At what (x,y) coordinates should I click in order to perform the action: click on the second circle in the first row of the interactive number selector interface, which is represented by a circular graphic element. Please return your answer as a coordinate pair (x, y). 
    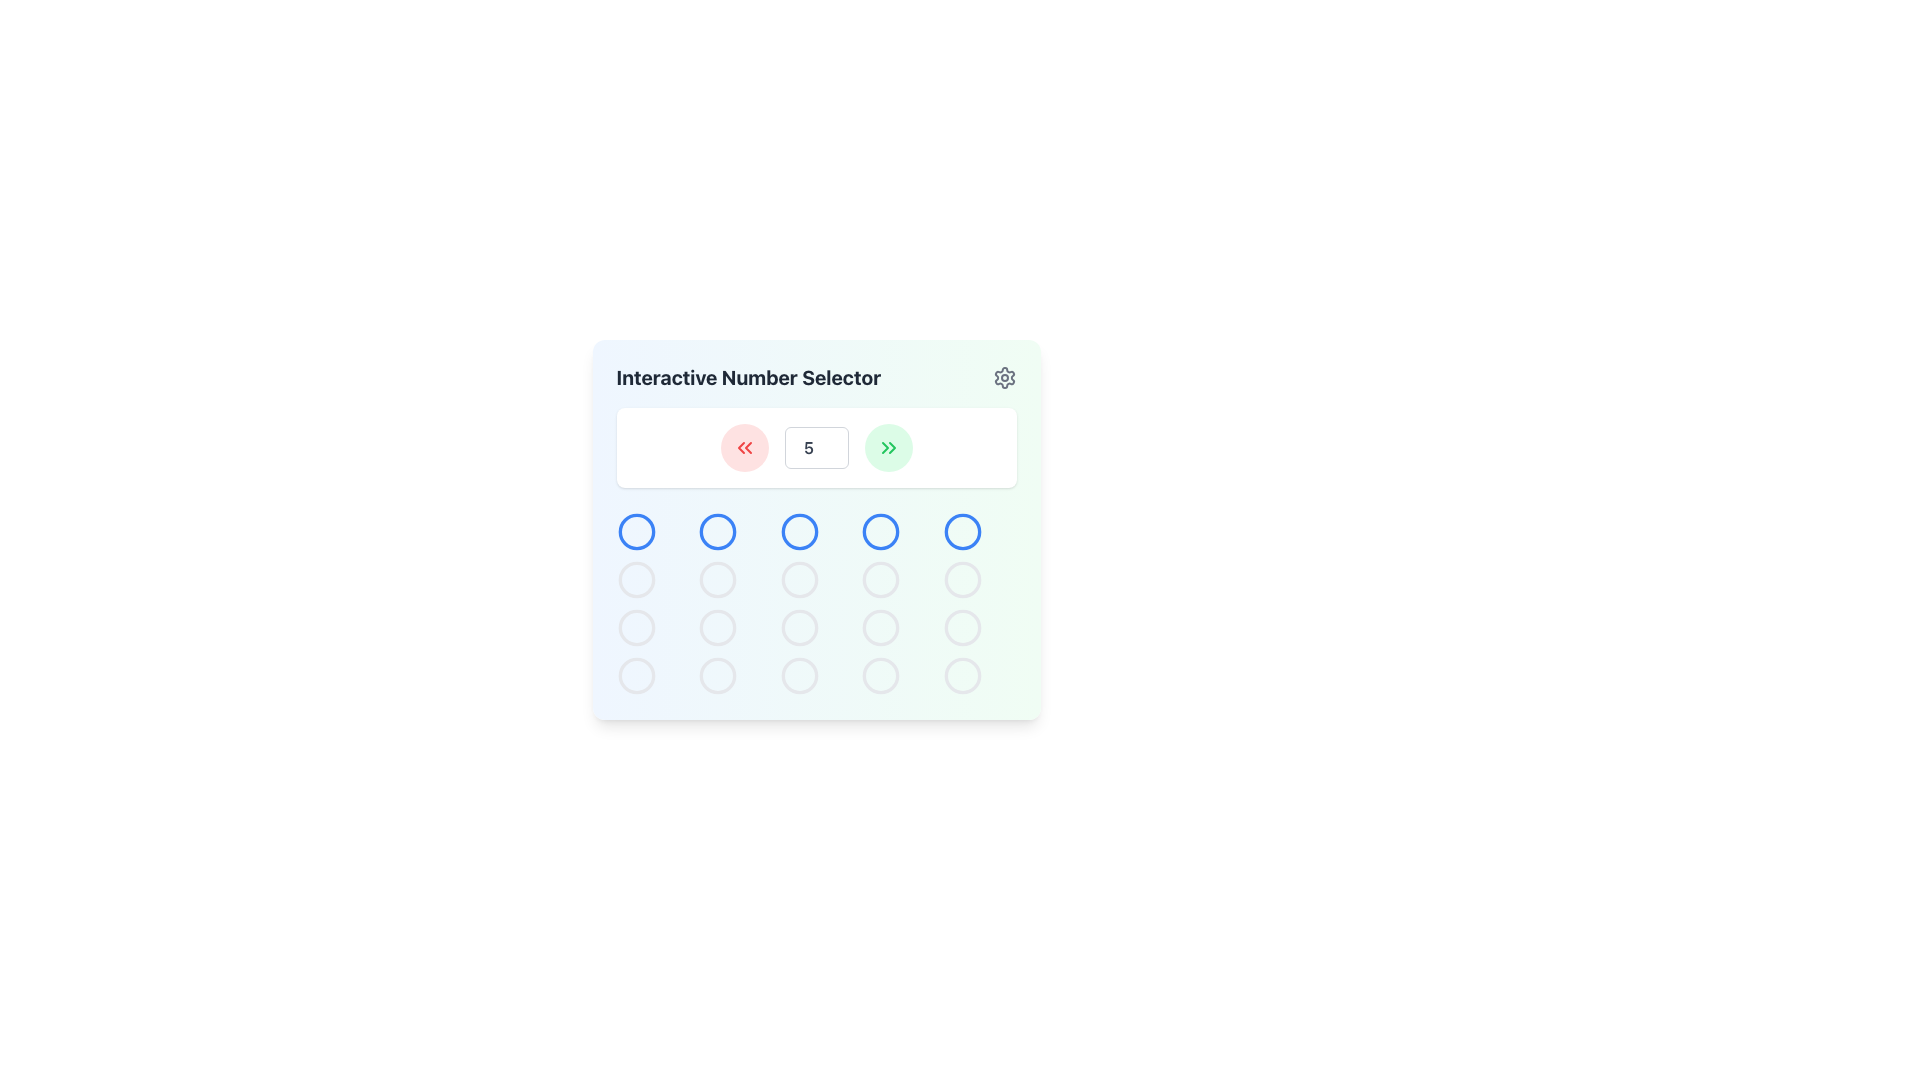
    Looking at the image, I should click on (718, 531).